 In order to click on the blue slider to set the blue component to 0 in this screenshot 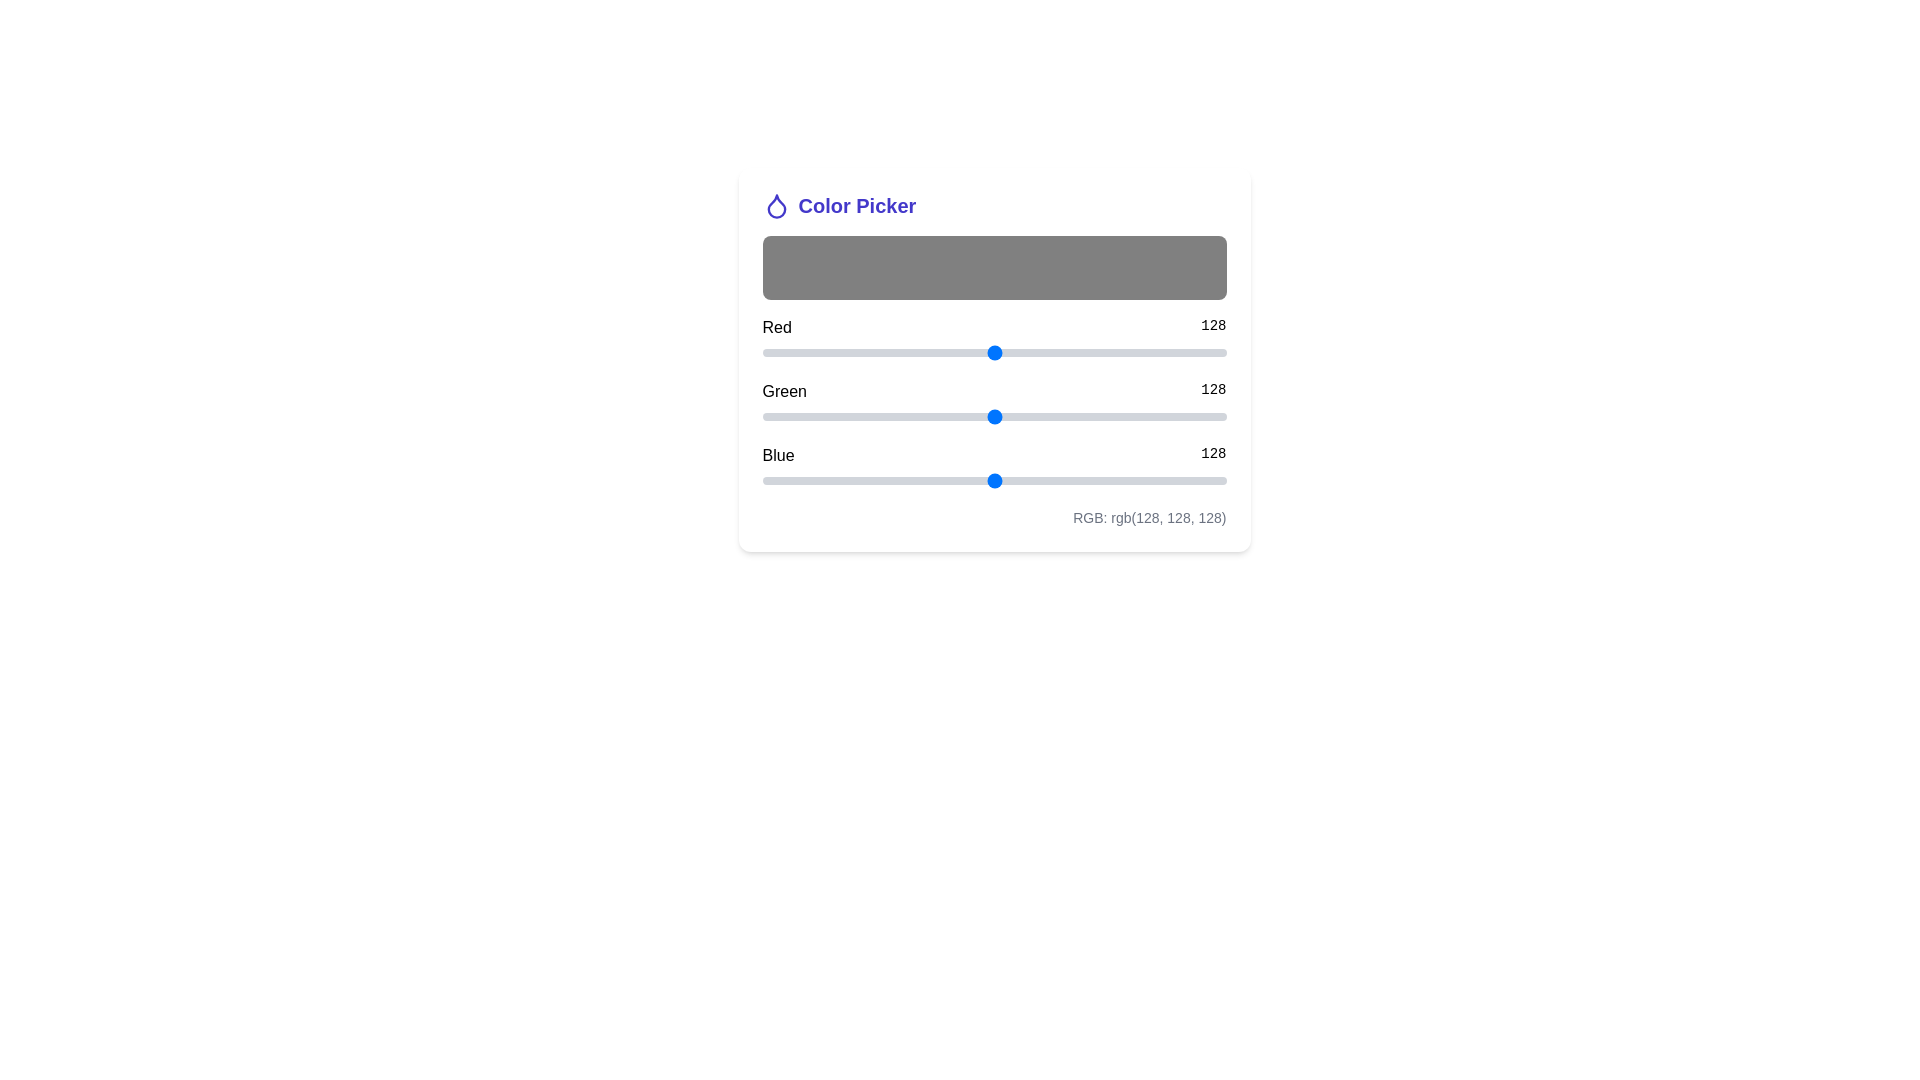, I will do `click(761, 481)`.